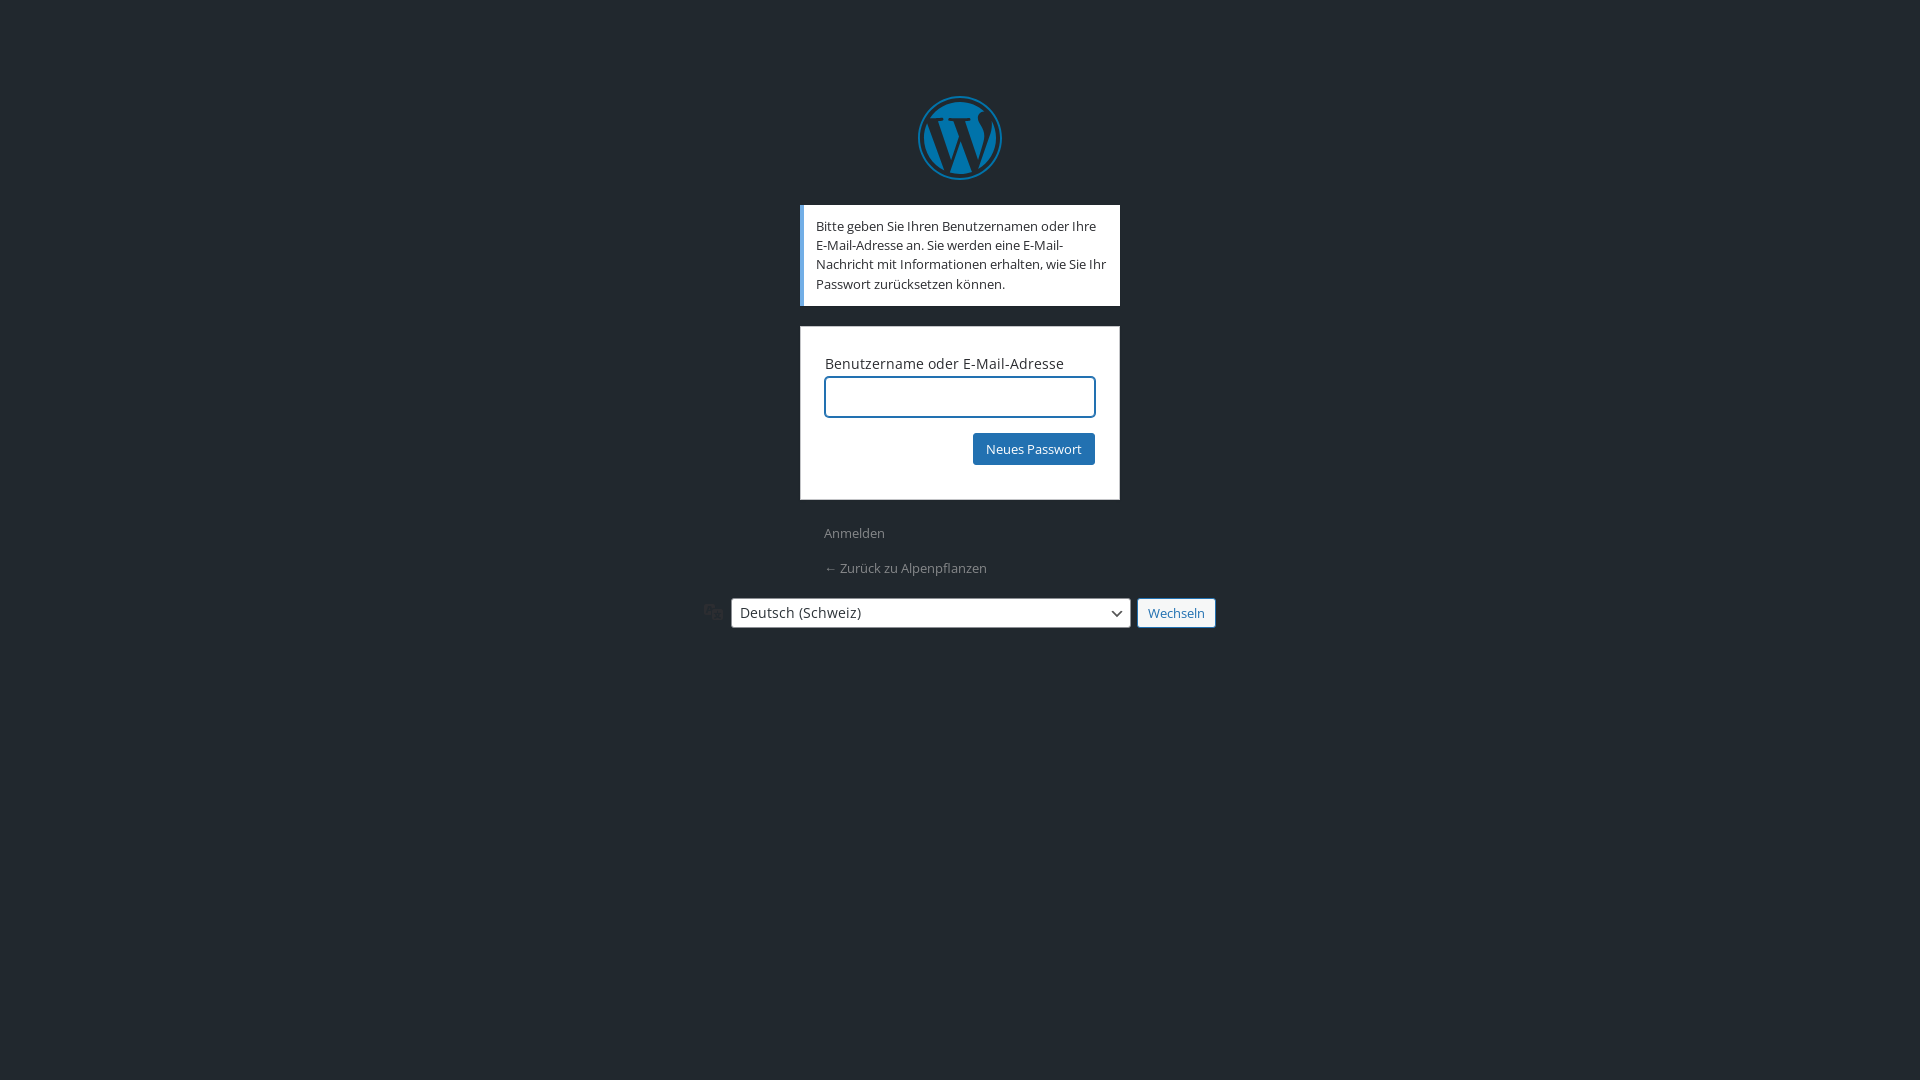 The image size is (1920, 1080). Describe the element at coordinates (1033, 447) in the screenshot. I see `'Neues Passwort'` at that location.